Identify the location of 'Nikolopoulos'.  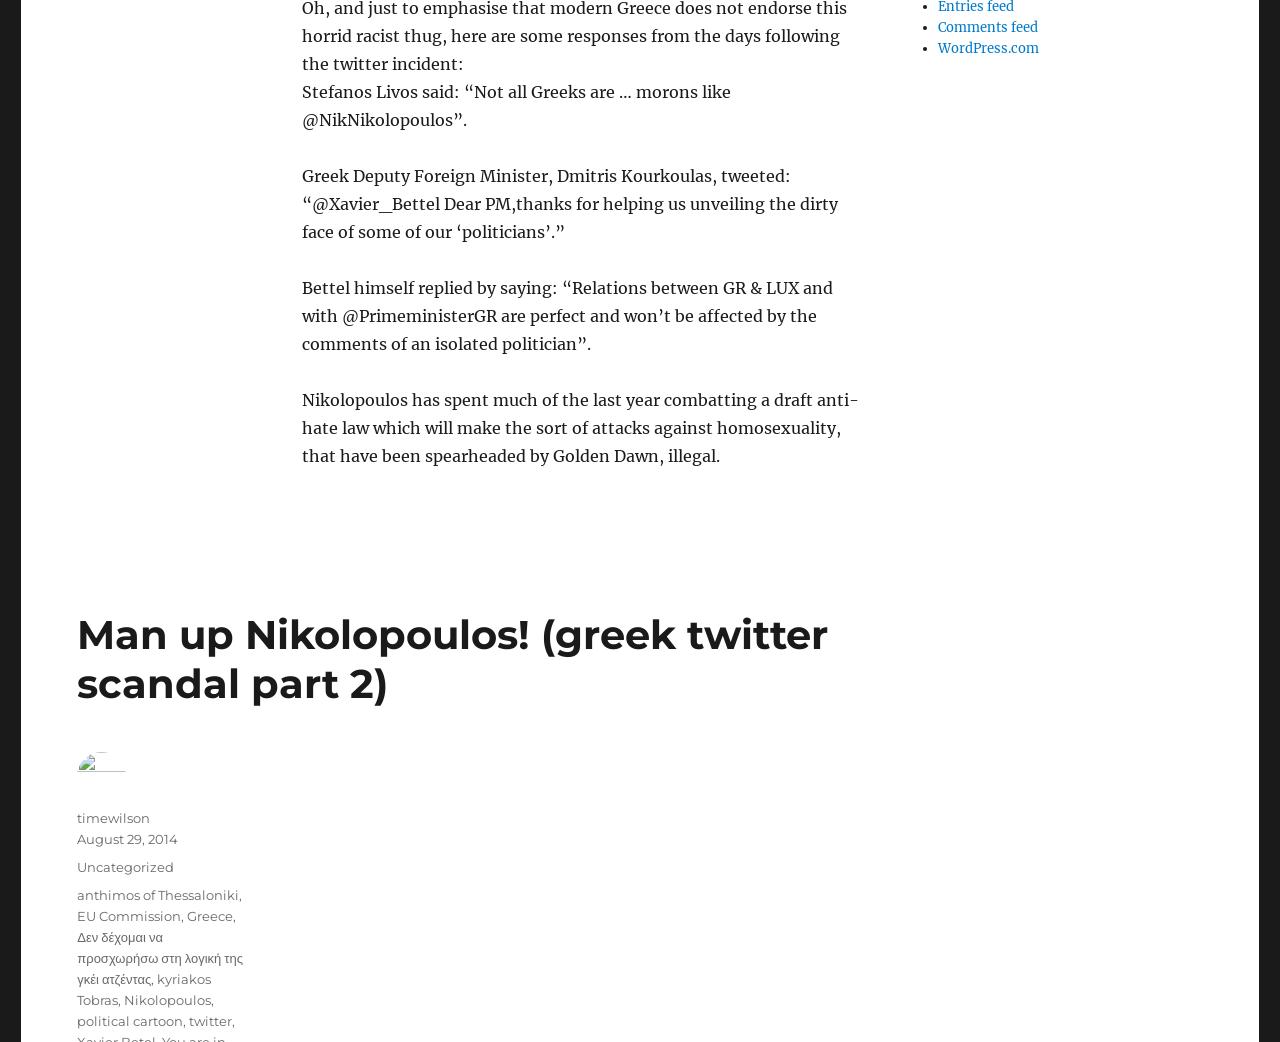
(167, 1000).